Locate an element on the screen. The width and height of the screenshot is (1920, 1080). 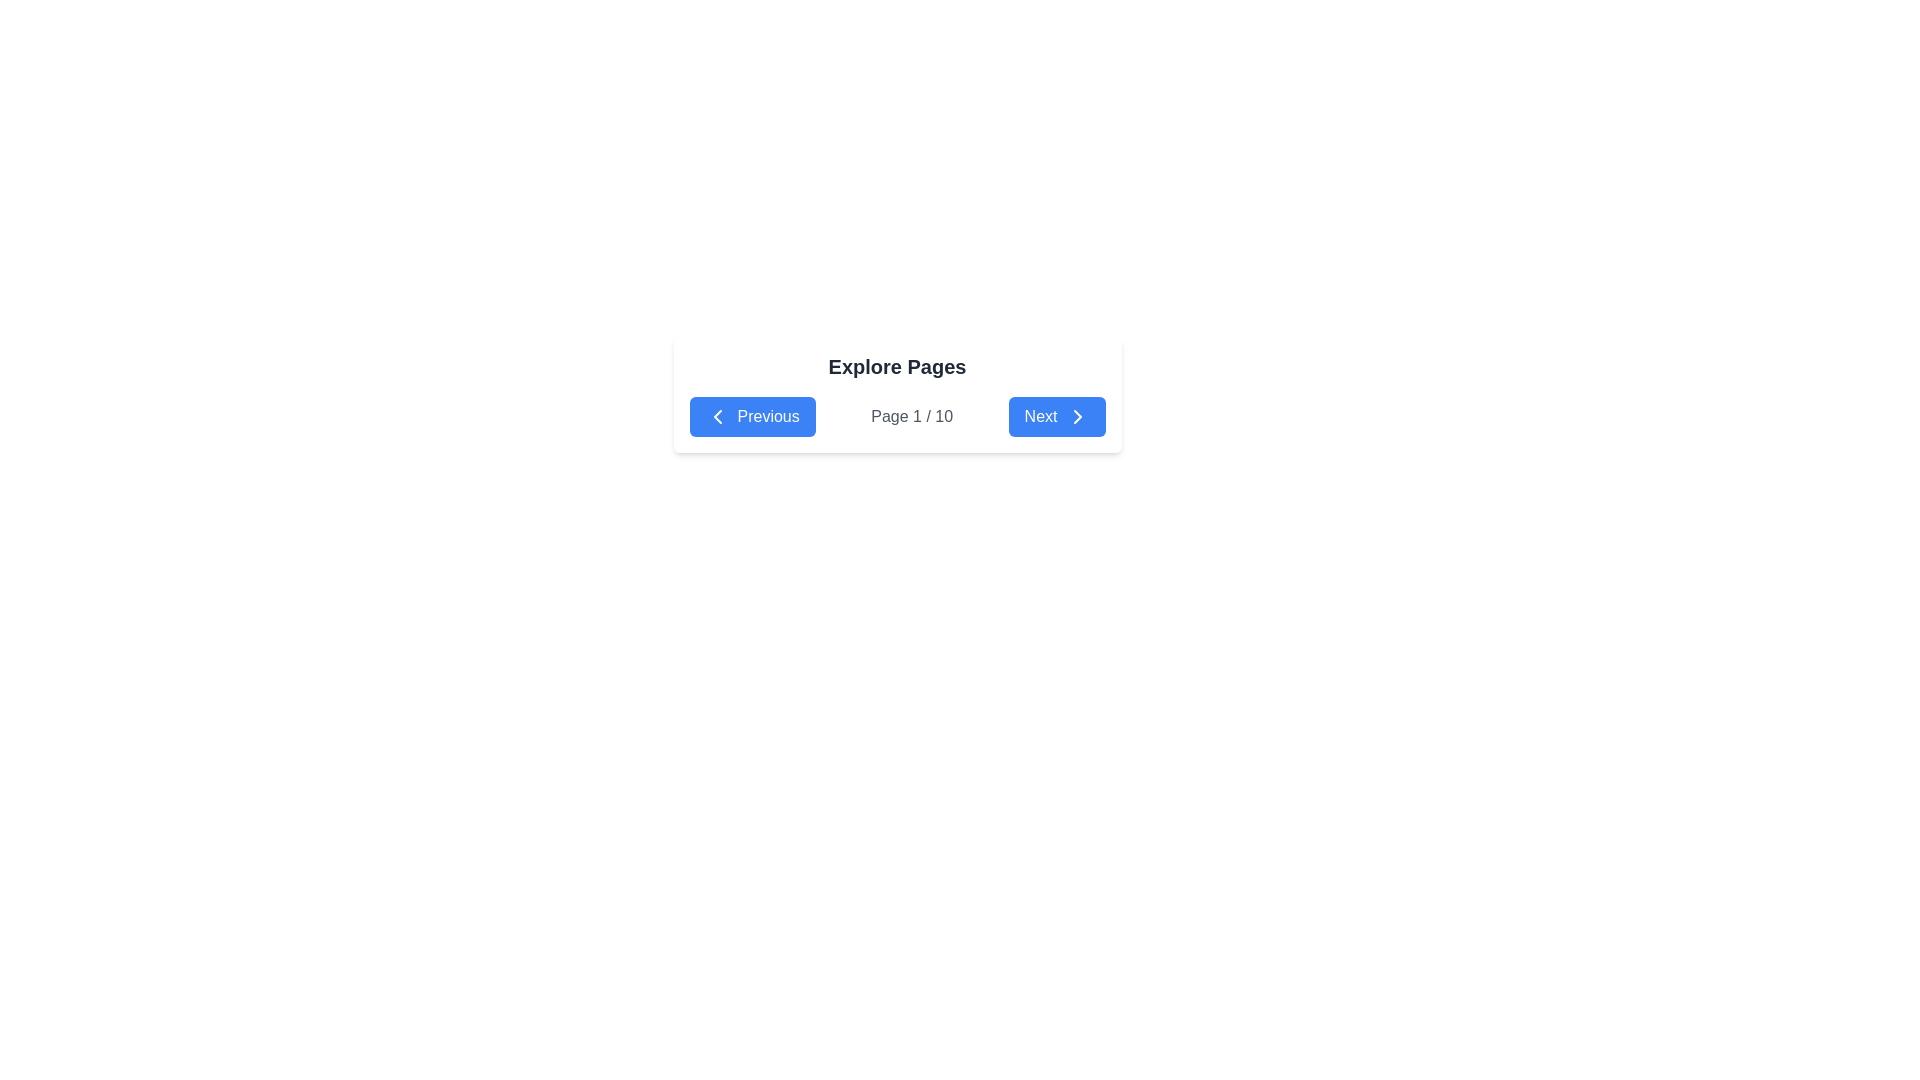
the 'Previous' button, which has a blue background and white text is located at coordinates (751, 415).